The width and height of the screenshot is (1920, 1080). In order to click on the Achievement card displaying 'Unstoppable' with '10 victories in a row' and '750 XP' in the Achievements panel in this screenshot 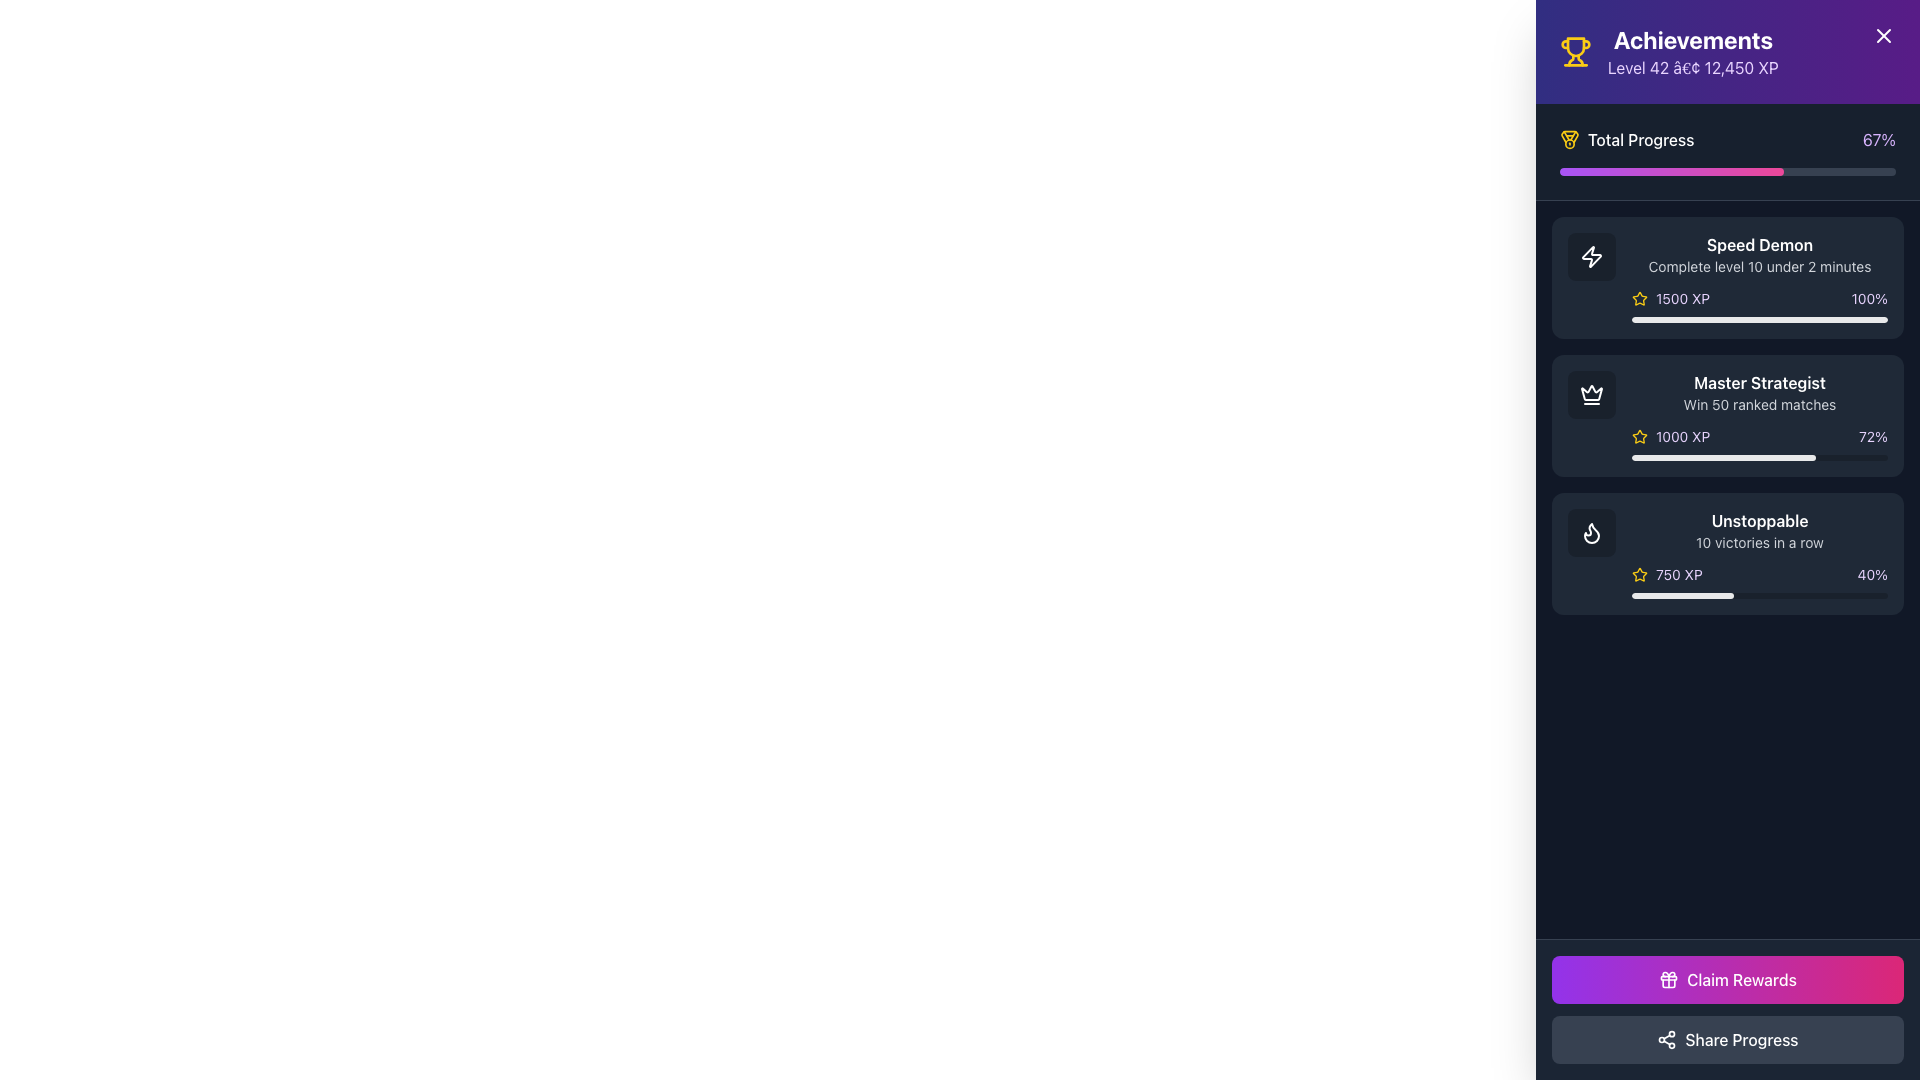, I will do `click(1727, 554)`.